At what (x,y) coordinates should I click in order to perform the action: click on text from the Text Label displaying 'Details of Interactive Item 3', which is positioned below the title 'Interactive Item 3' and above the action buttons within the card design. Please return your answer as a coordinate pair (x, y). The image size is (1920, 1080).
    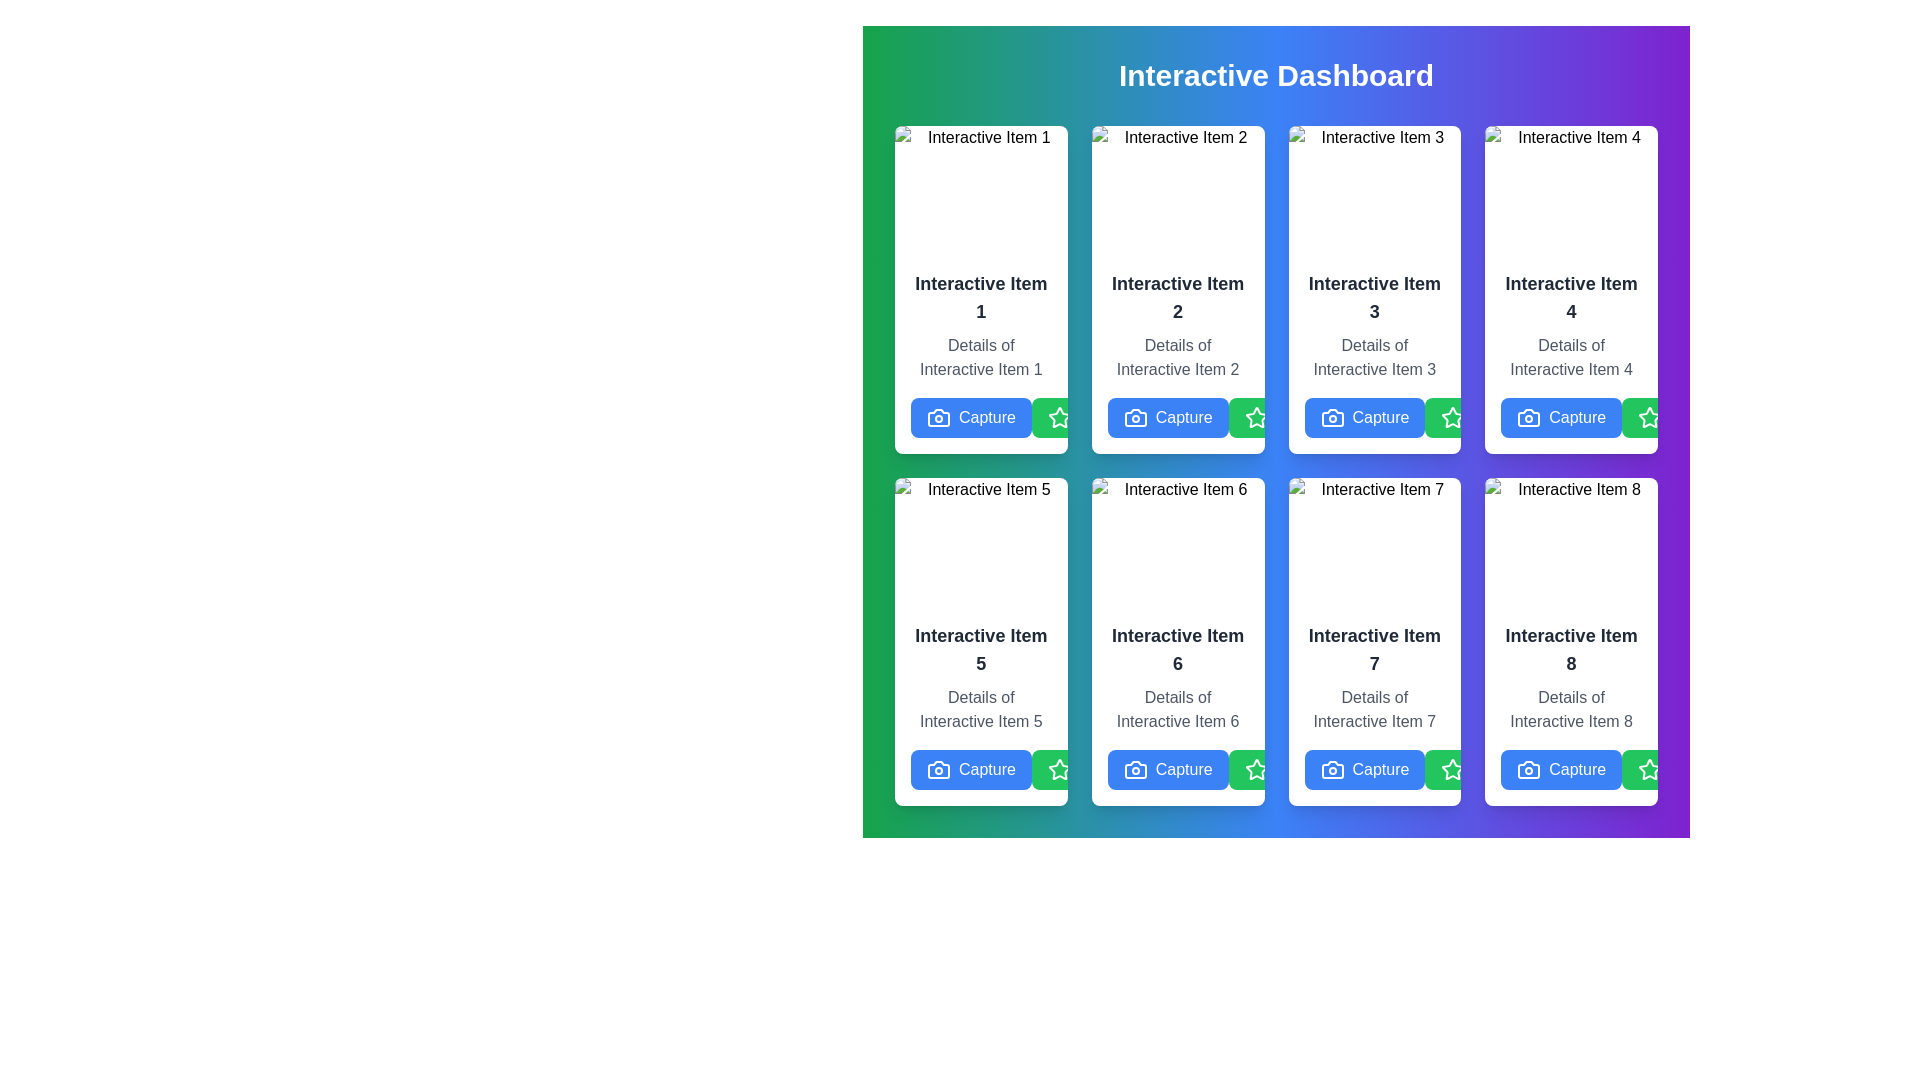
    Looking at the image, I should click on (1373, 353).